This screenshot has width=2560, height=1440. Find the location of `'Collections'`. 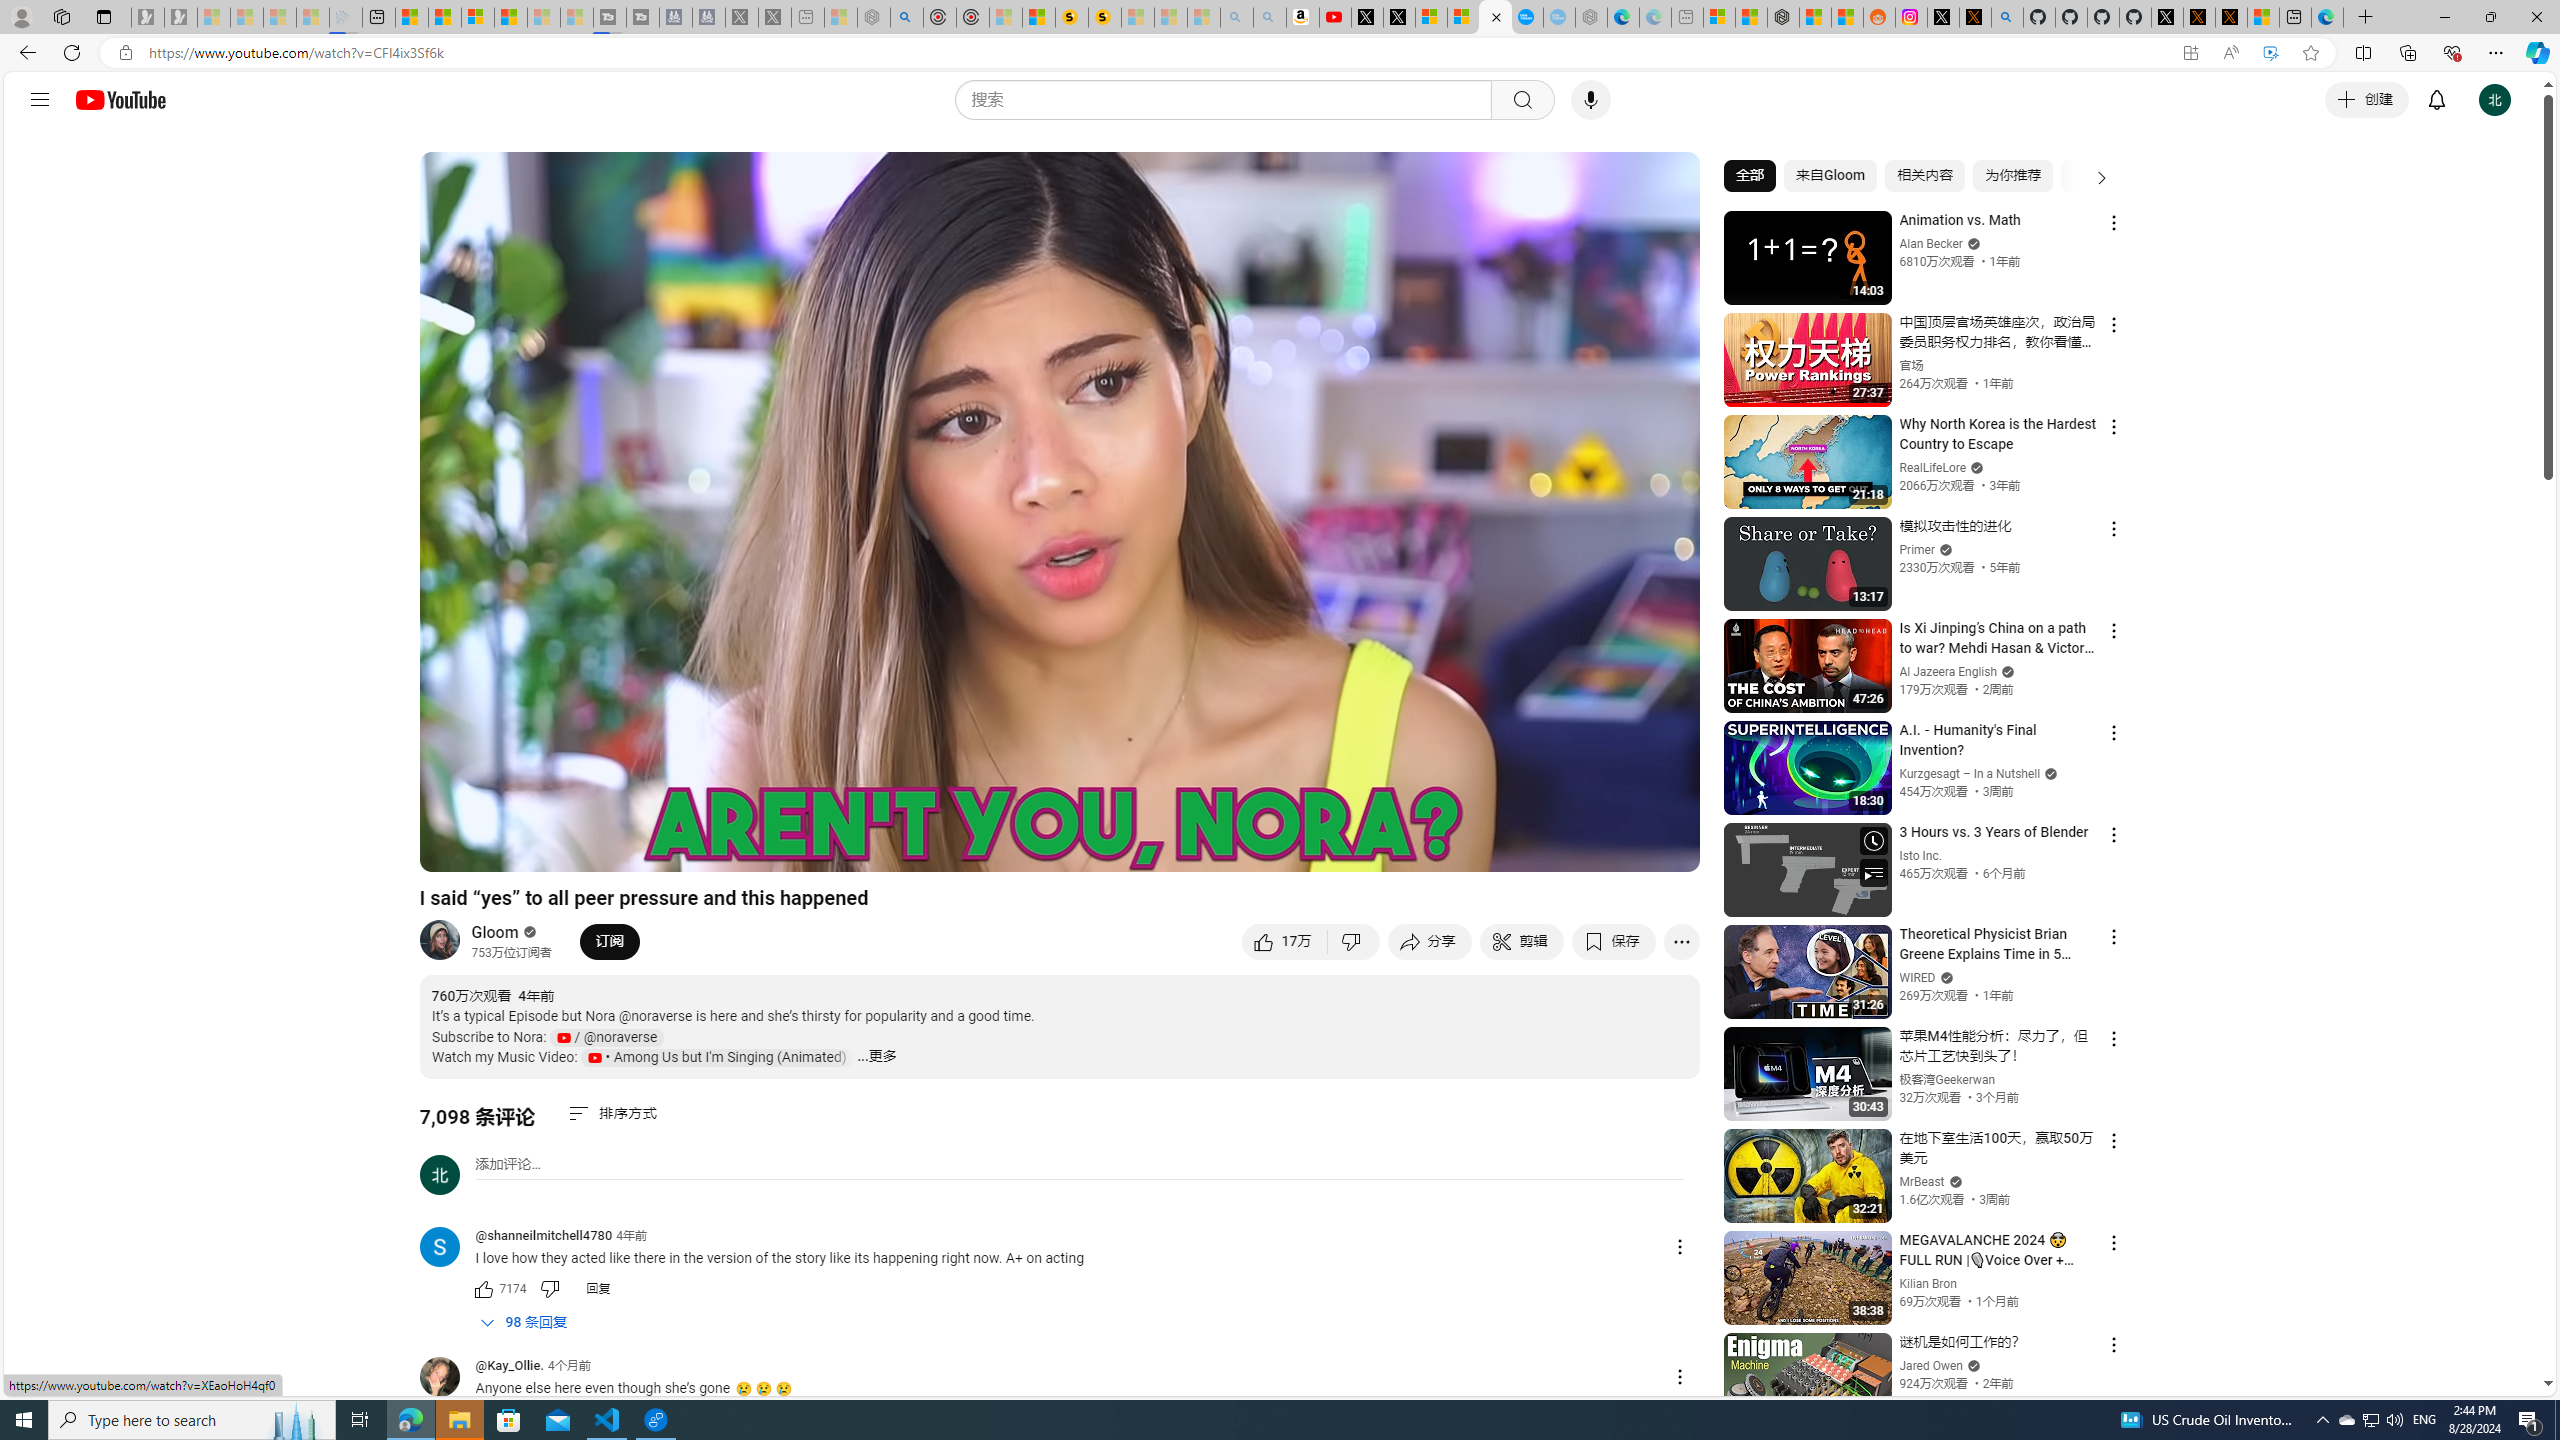

'Collections' is located at coordinates (2406, 51).